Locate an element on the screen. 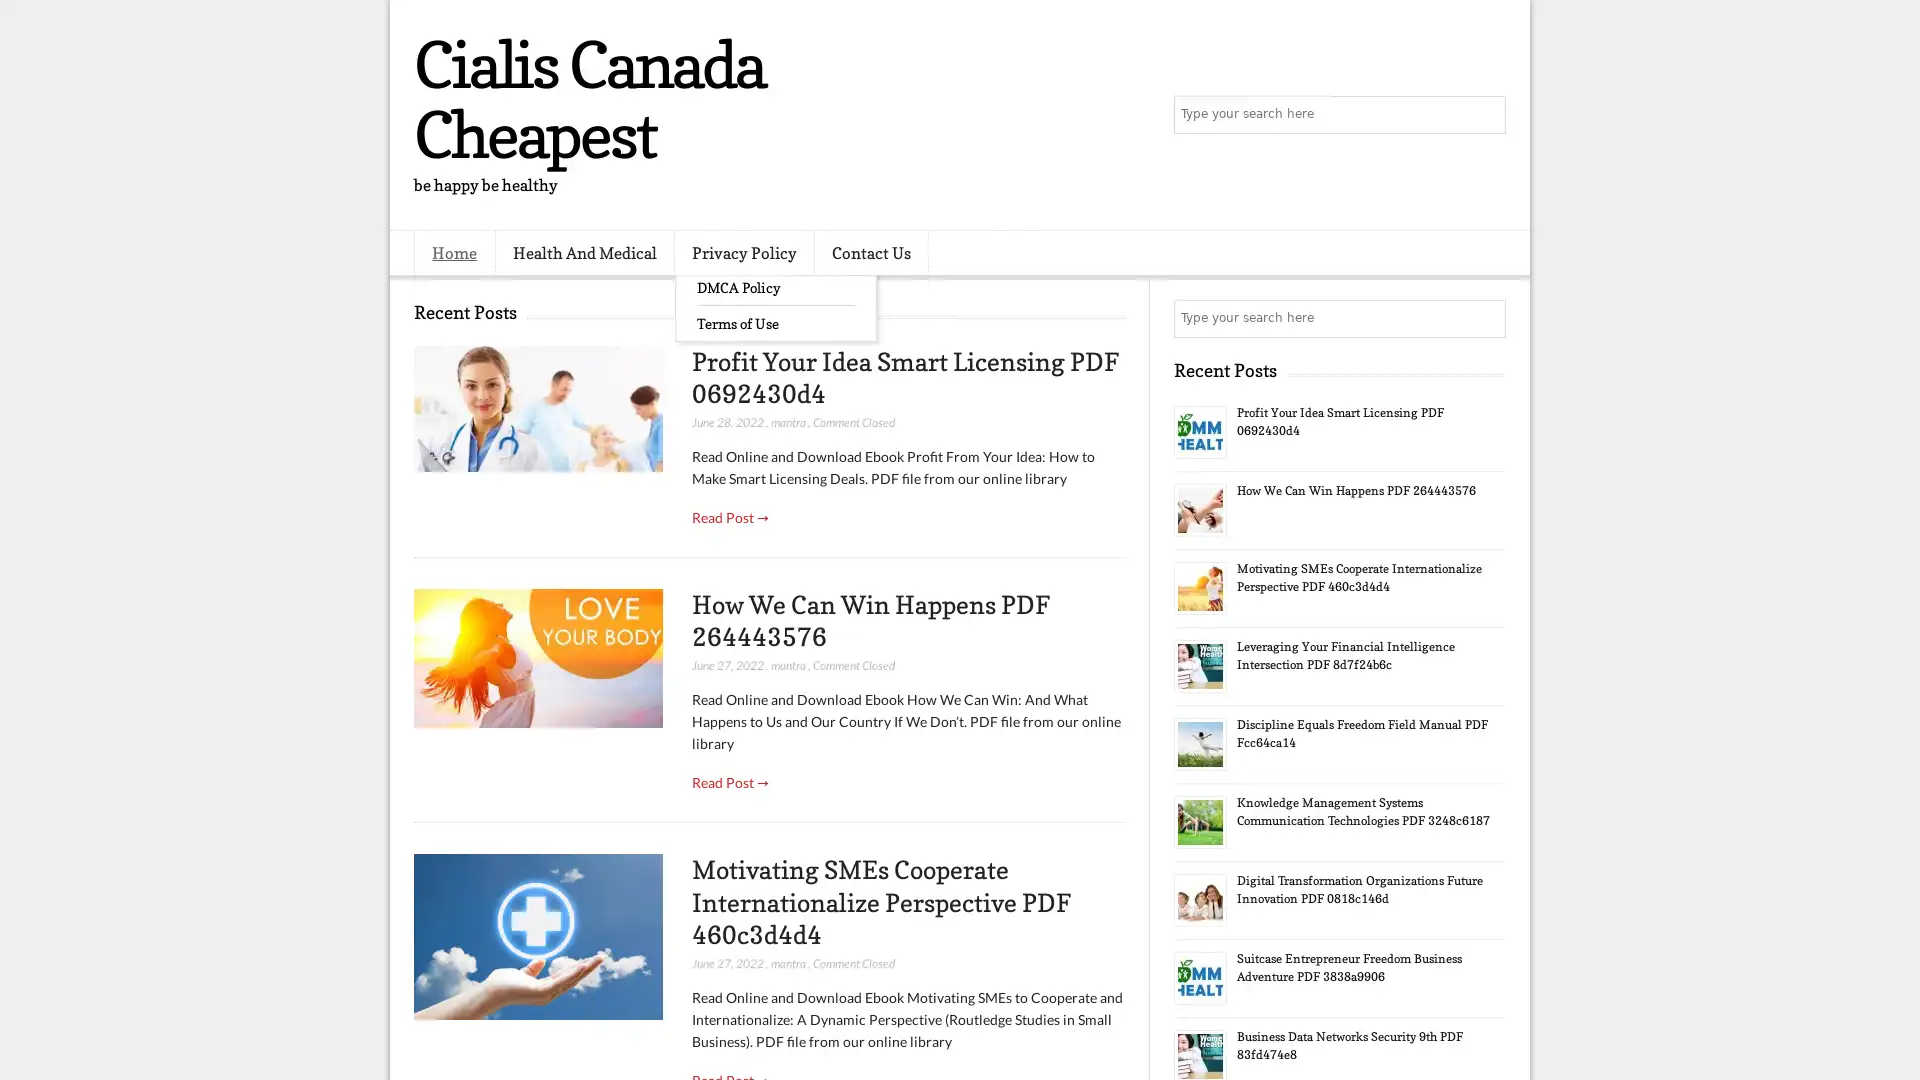 The image size is (1920, 1080). Search is located at coordinates (1485, 115).